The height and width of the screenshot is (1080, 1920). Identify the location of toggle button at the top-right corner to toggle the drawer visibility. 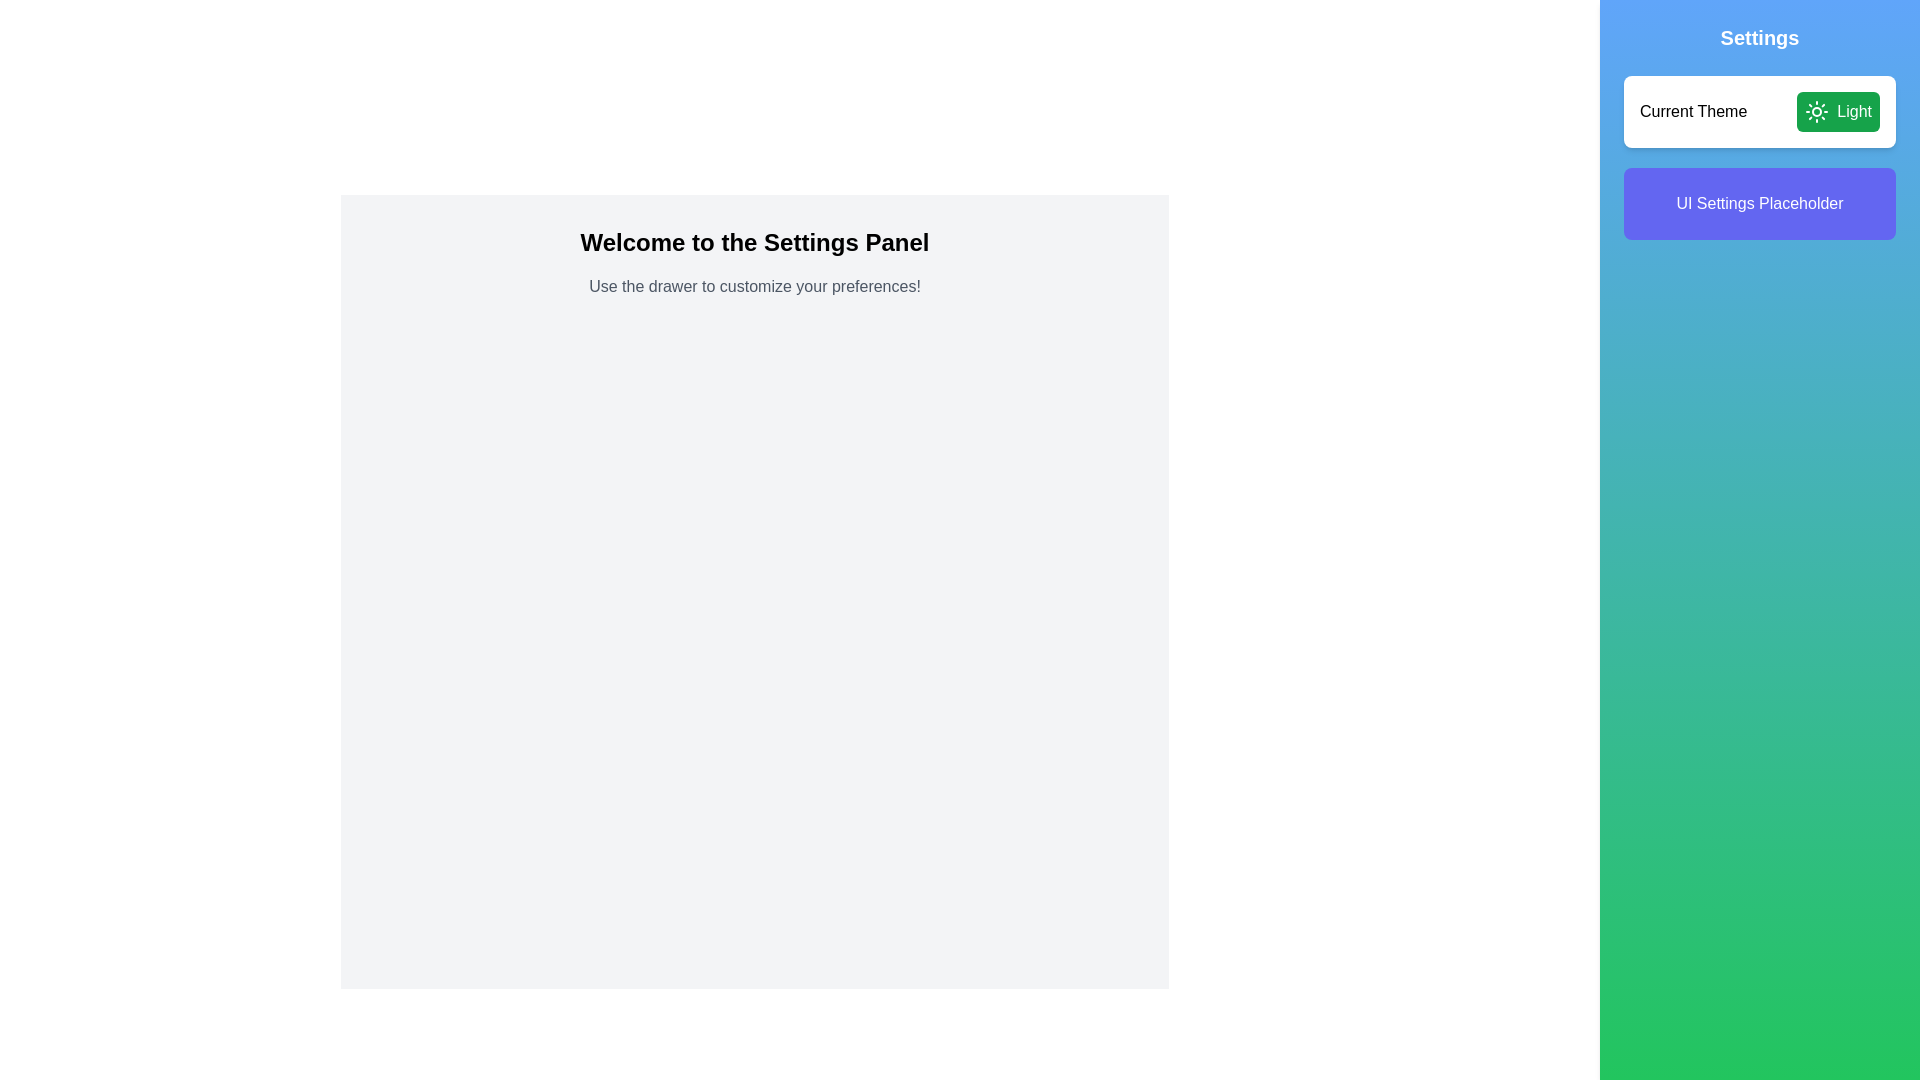
(1879, 39).